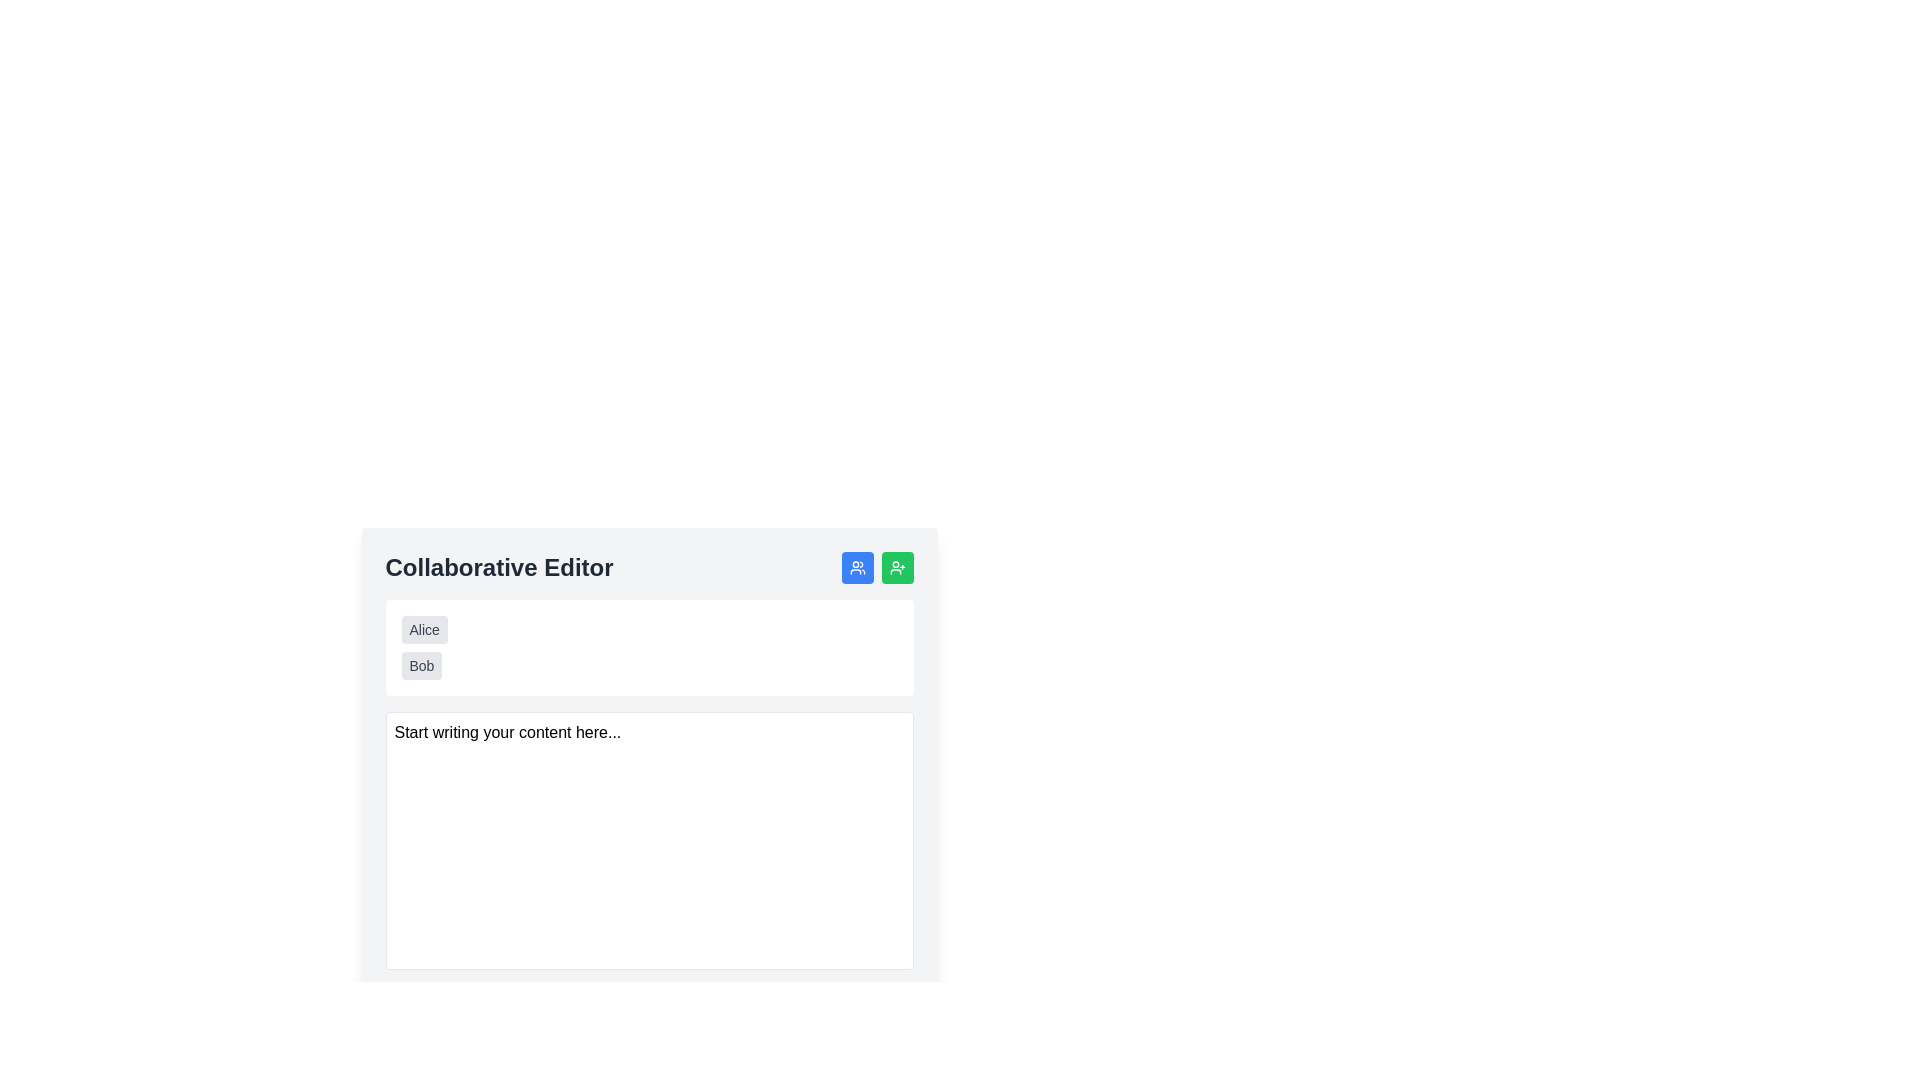 This screenshot has width=1920, height=1080. Describe the element at coordinates (896, 567) in the screenshot. I see `the small green button with a white user icon and plus sign located at the top-right corner of the editor section` at that location.